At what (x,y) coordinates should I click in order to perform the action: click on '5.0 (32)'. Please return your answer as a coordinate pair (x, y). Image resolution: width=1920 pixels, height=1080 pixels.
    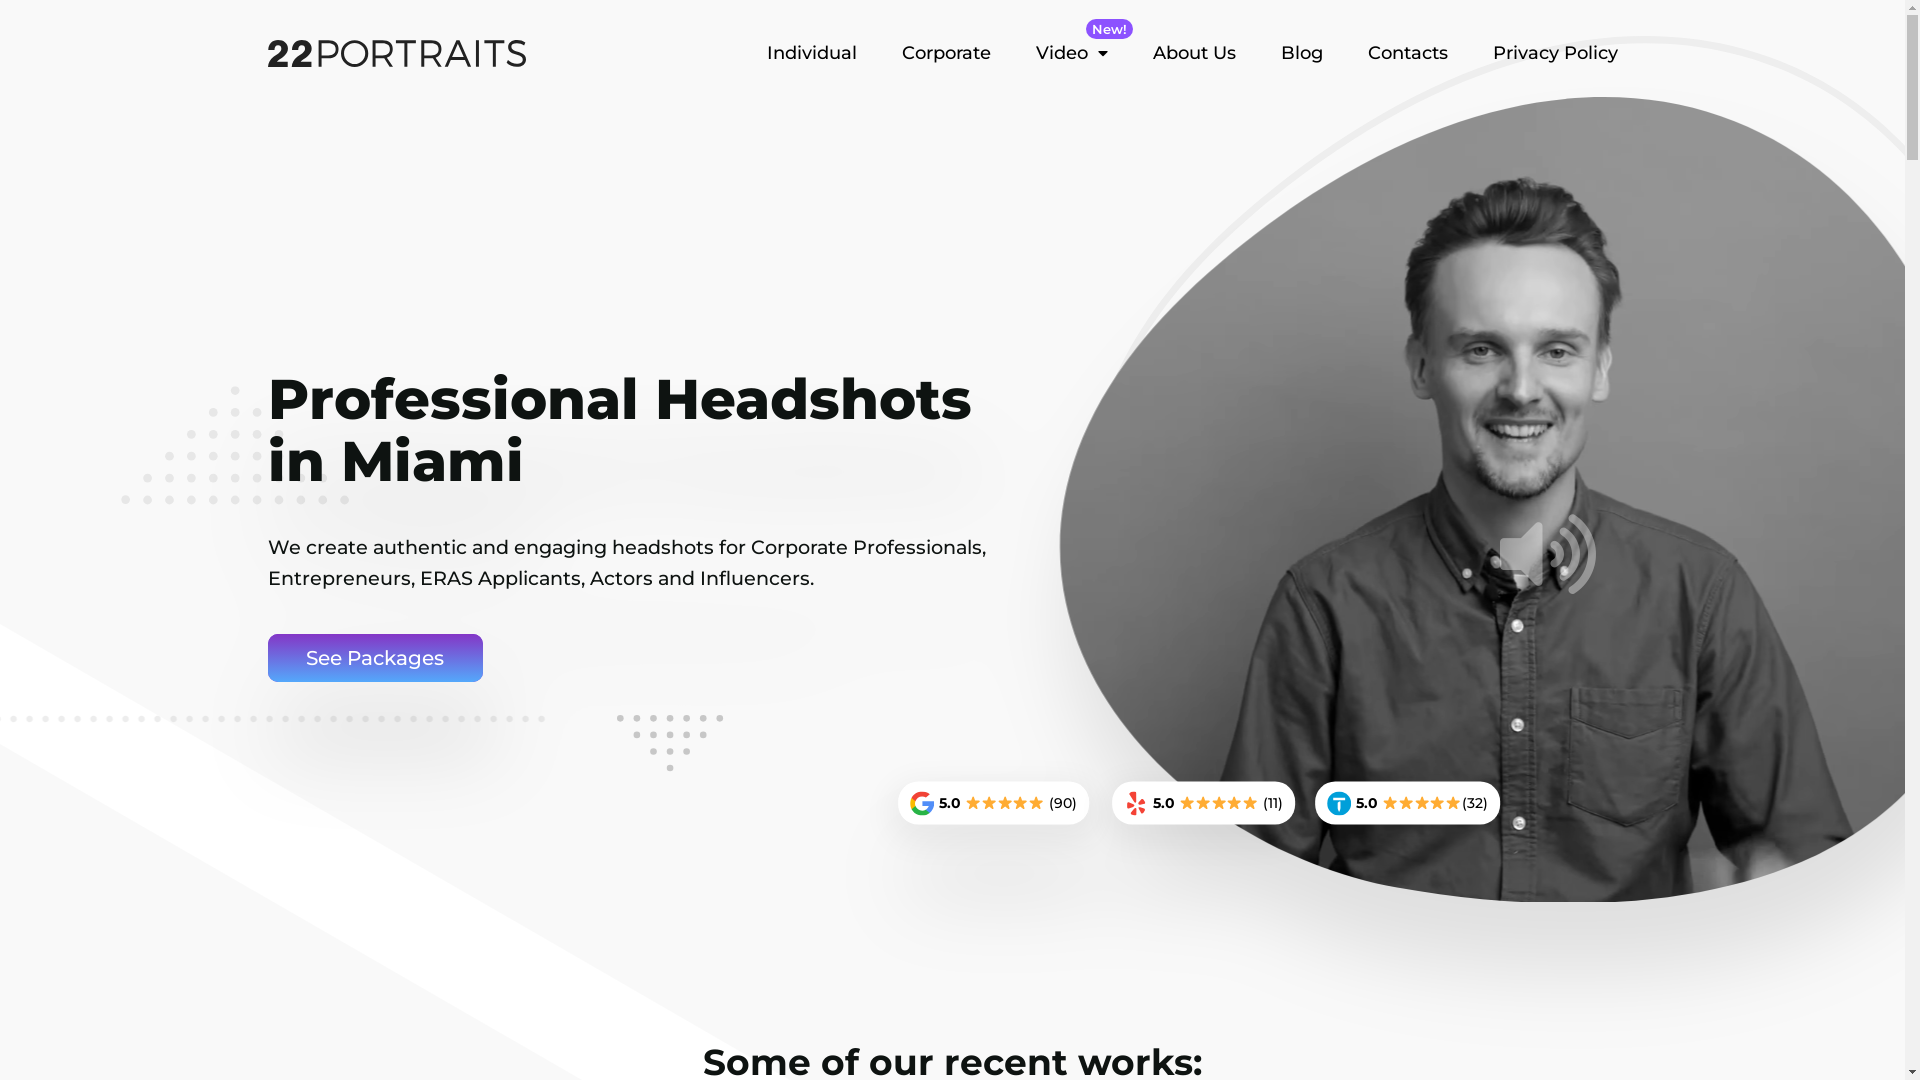
    Looking at the image, I should click on (1315, 802).